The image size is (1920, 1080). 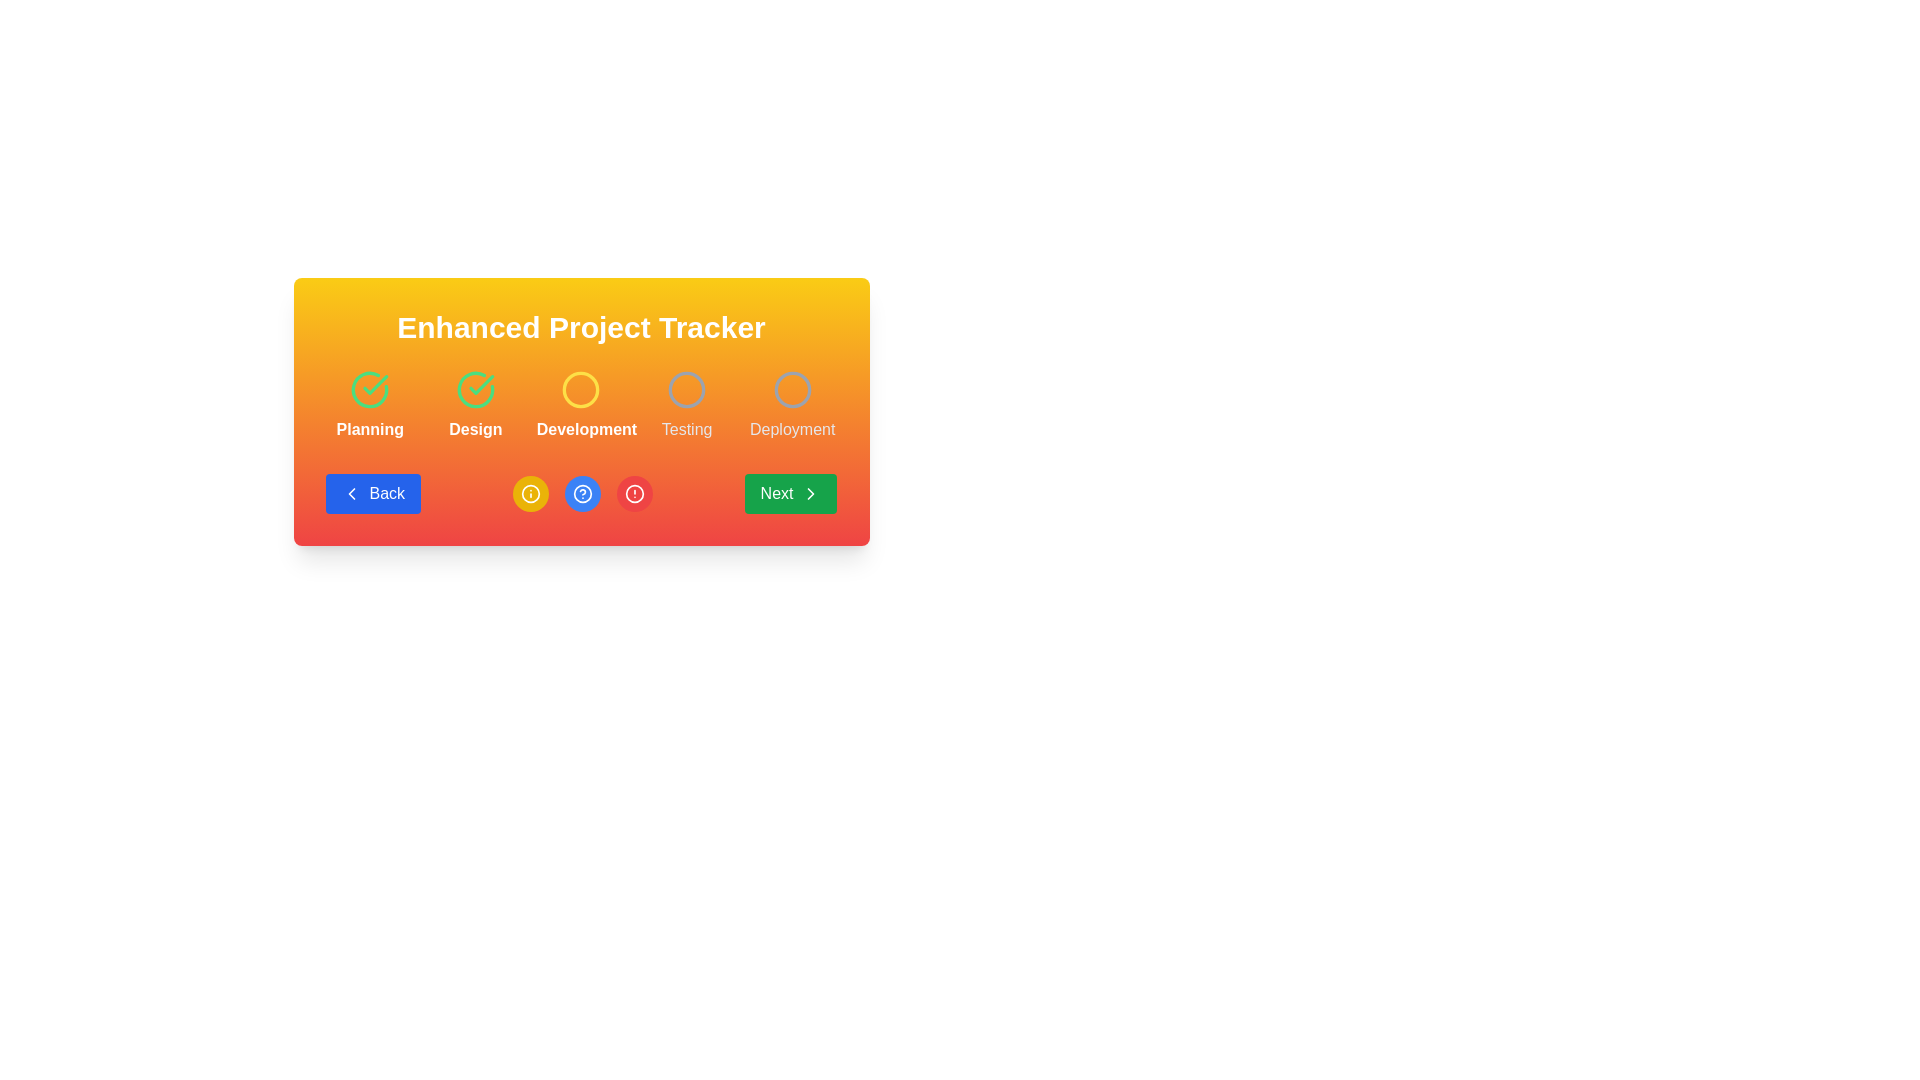 What do you see at coordinates (687, 405) in the screenshot?
I see `the status represented by the 'Testing' phase in the progress tracker stage indicator, which is the fourth stage in a row of five stages` at bounding box center [687, 405].